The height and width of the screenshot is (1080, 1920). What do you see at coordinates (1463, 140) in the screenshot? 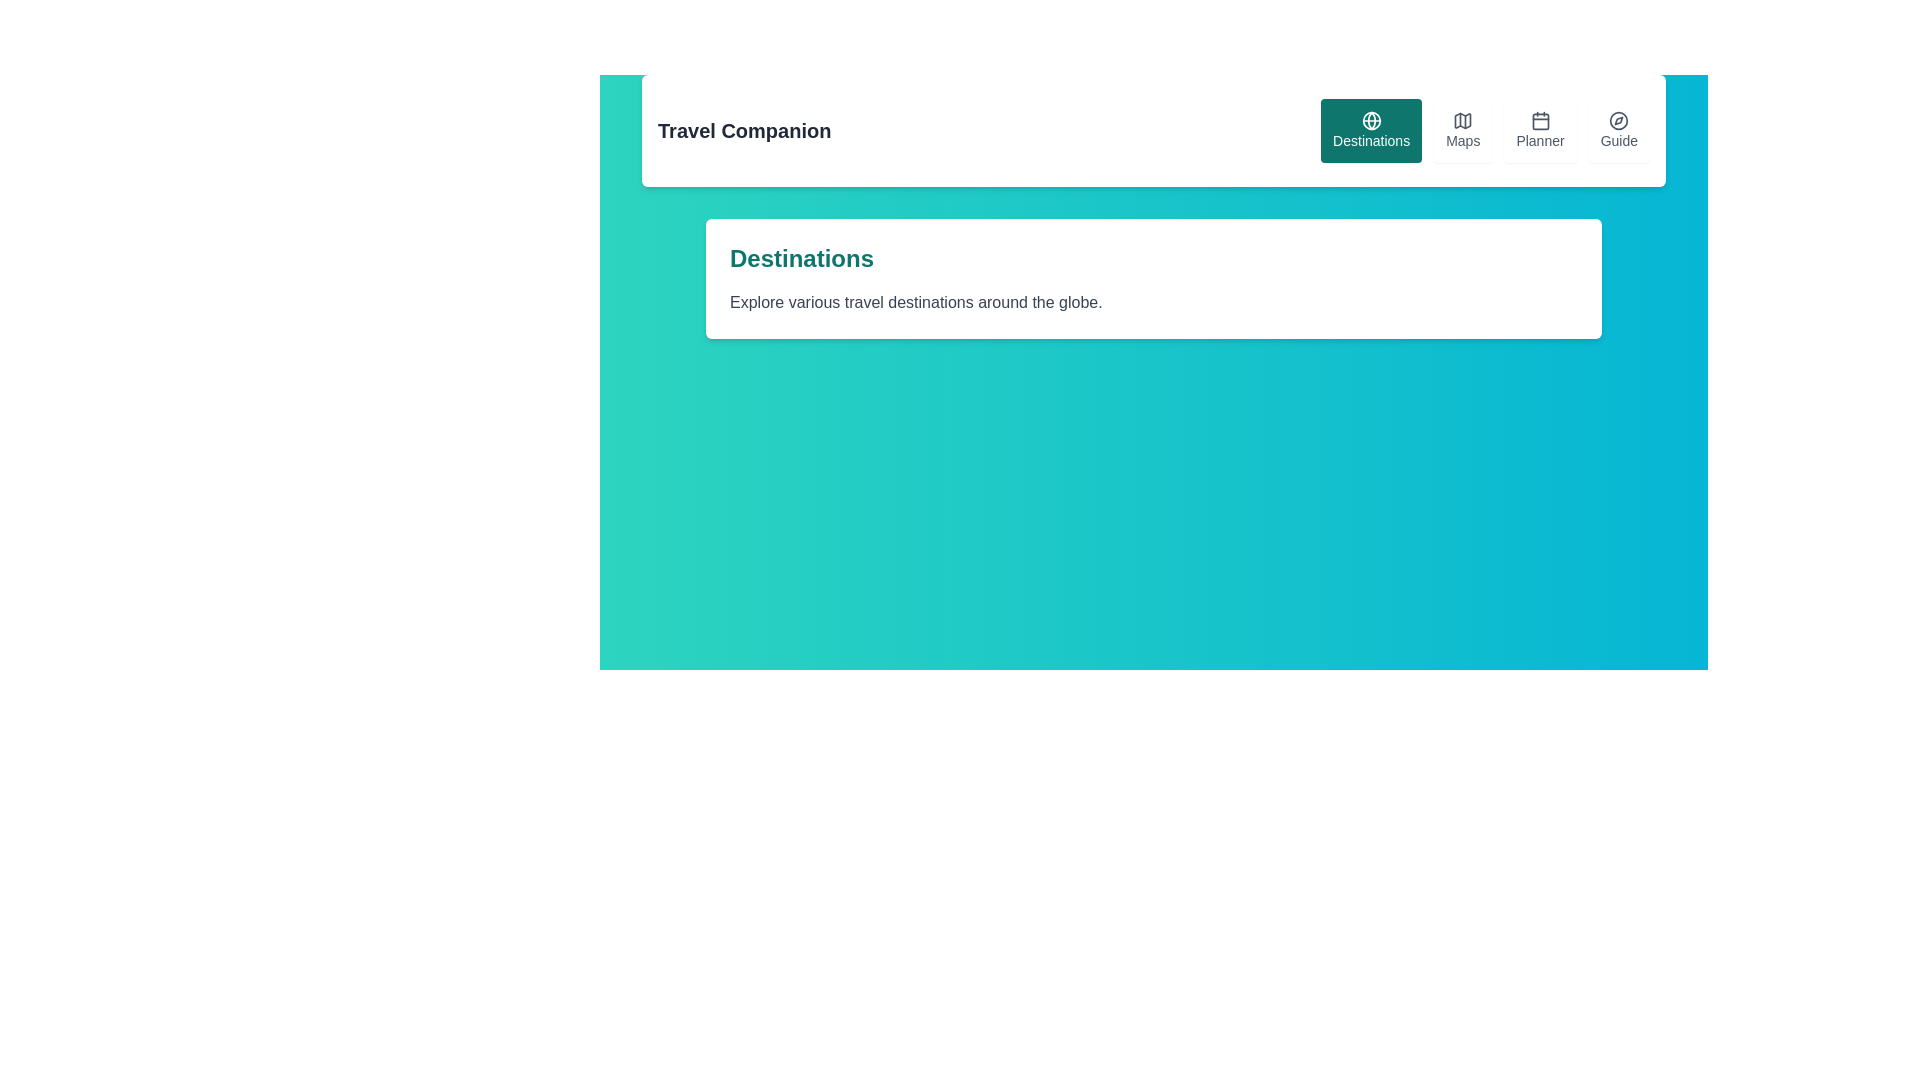
I see `the 'Maps' text label located within the interactive button on the navigation bar, which is positioned to the right of the 'Destinations' element` at bounding box center [1463, 140].